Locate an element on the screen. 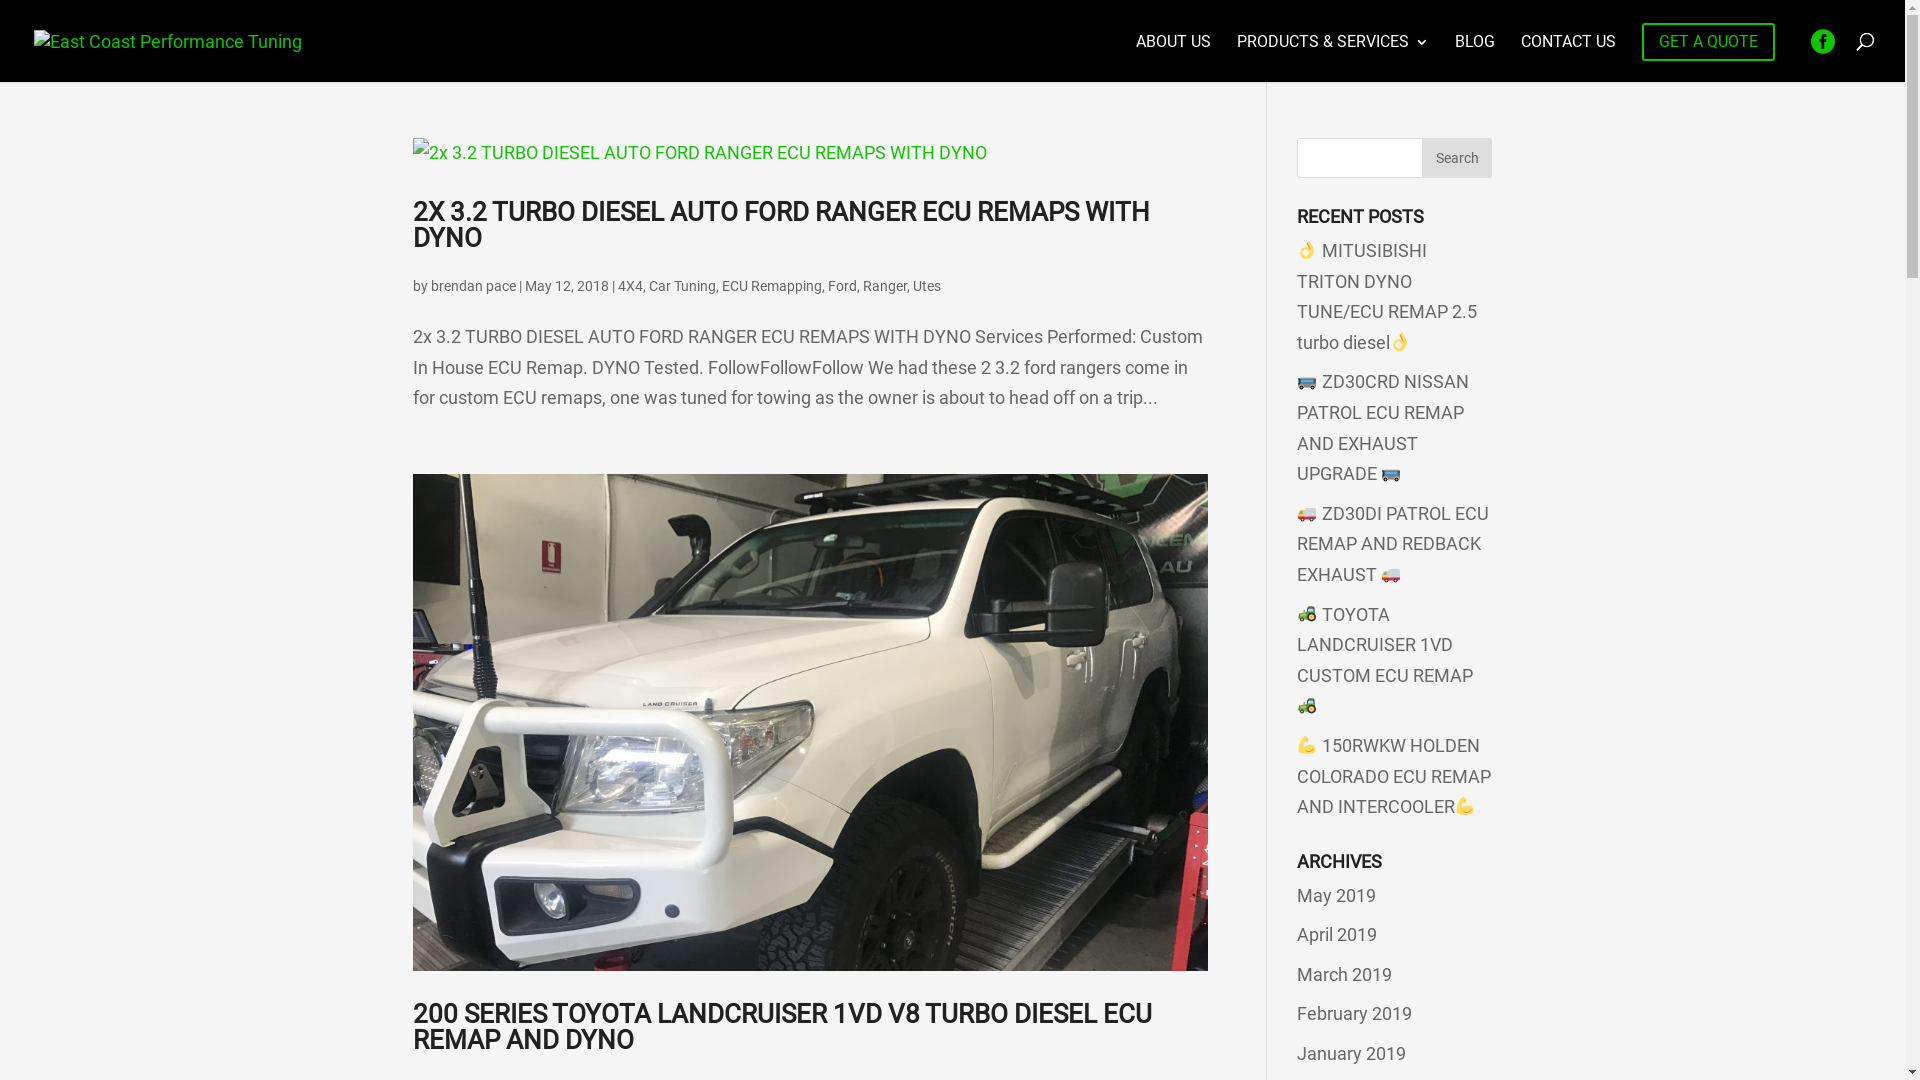 This screenshot has height=1080, width=1920. 'Utes' is located at coordinates (925, 285).